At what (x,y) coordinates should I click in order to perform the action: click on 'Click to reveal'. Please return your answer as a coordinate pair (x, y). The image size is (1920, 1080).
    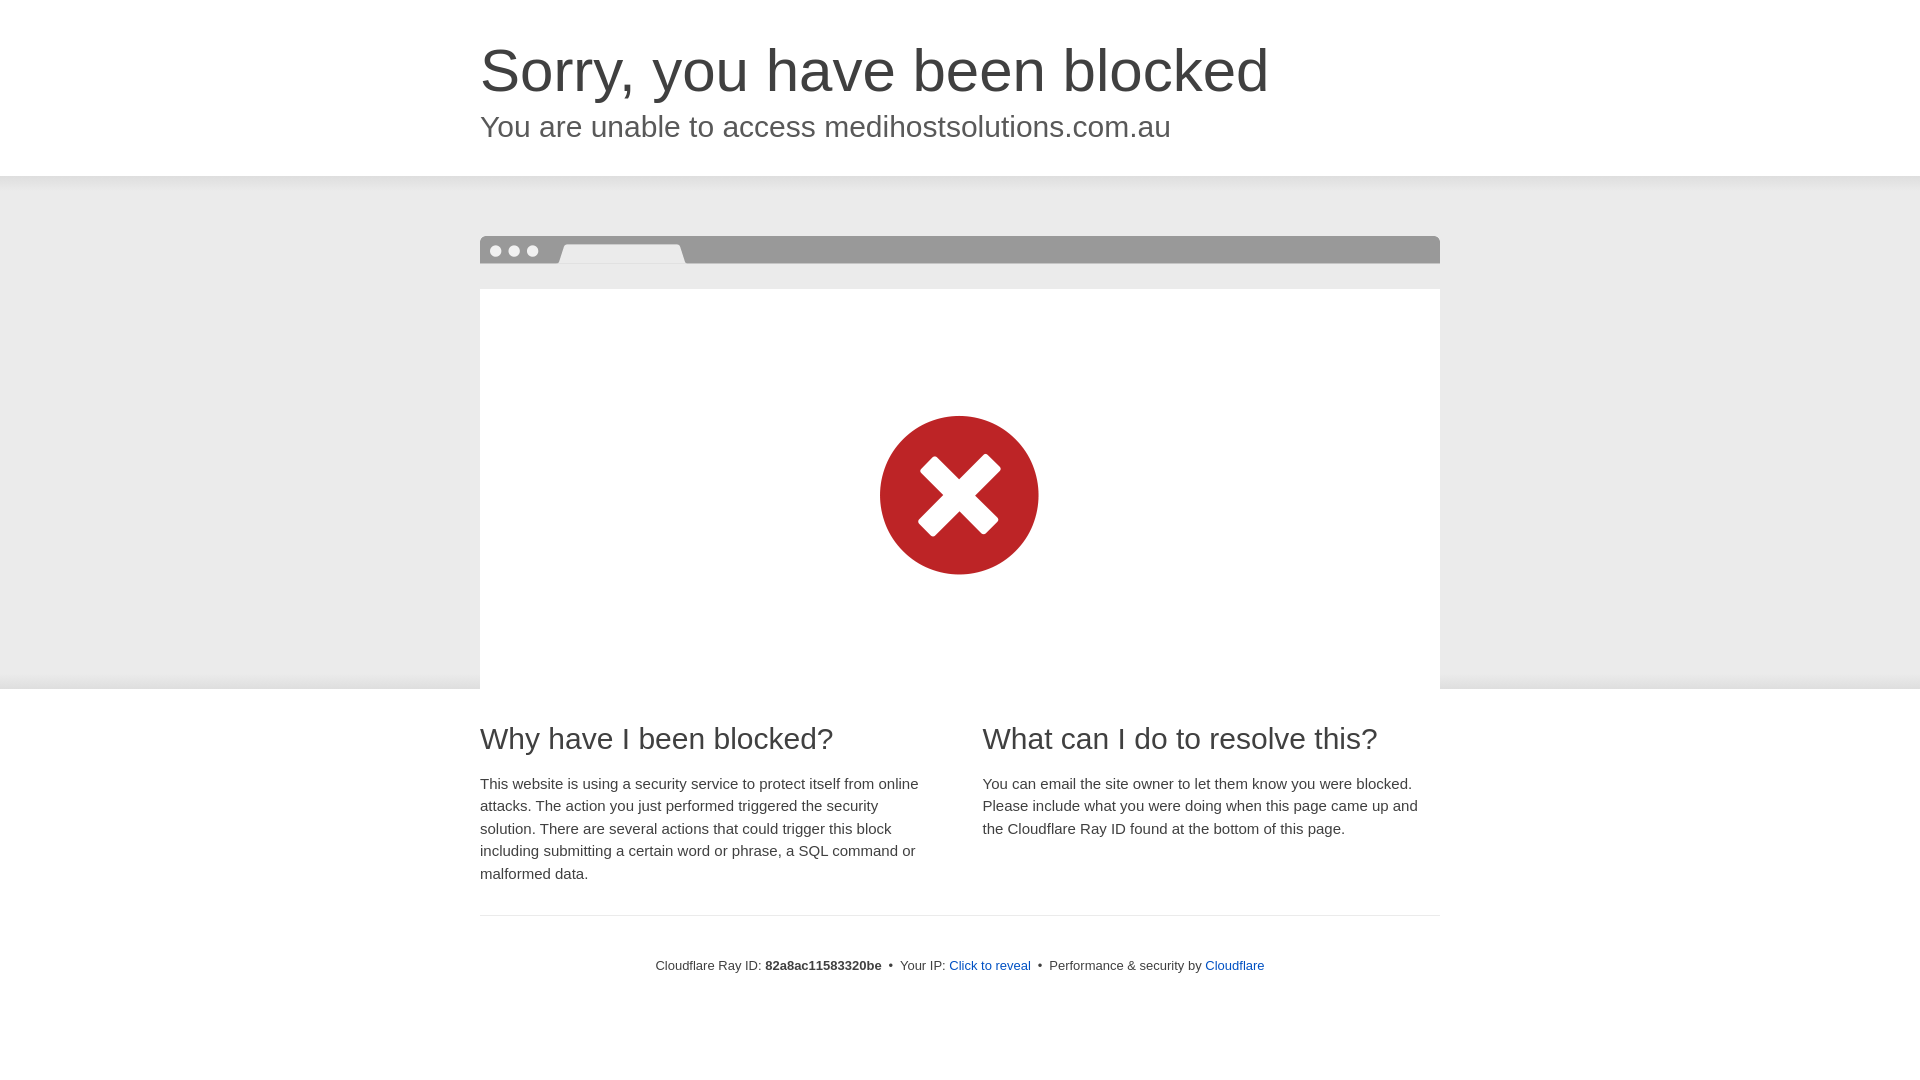
    Looking at the image, I should click on (989, 964).